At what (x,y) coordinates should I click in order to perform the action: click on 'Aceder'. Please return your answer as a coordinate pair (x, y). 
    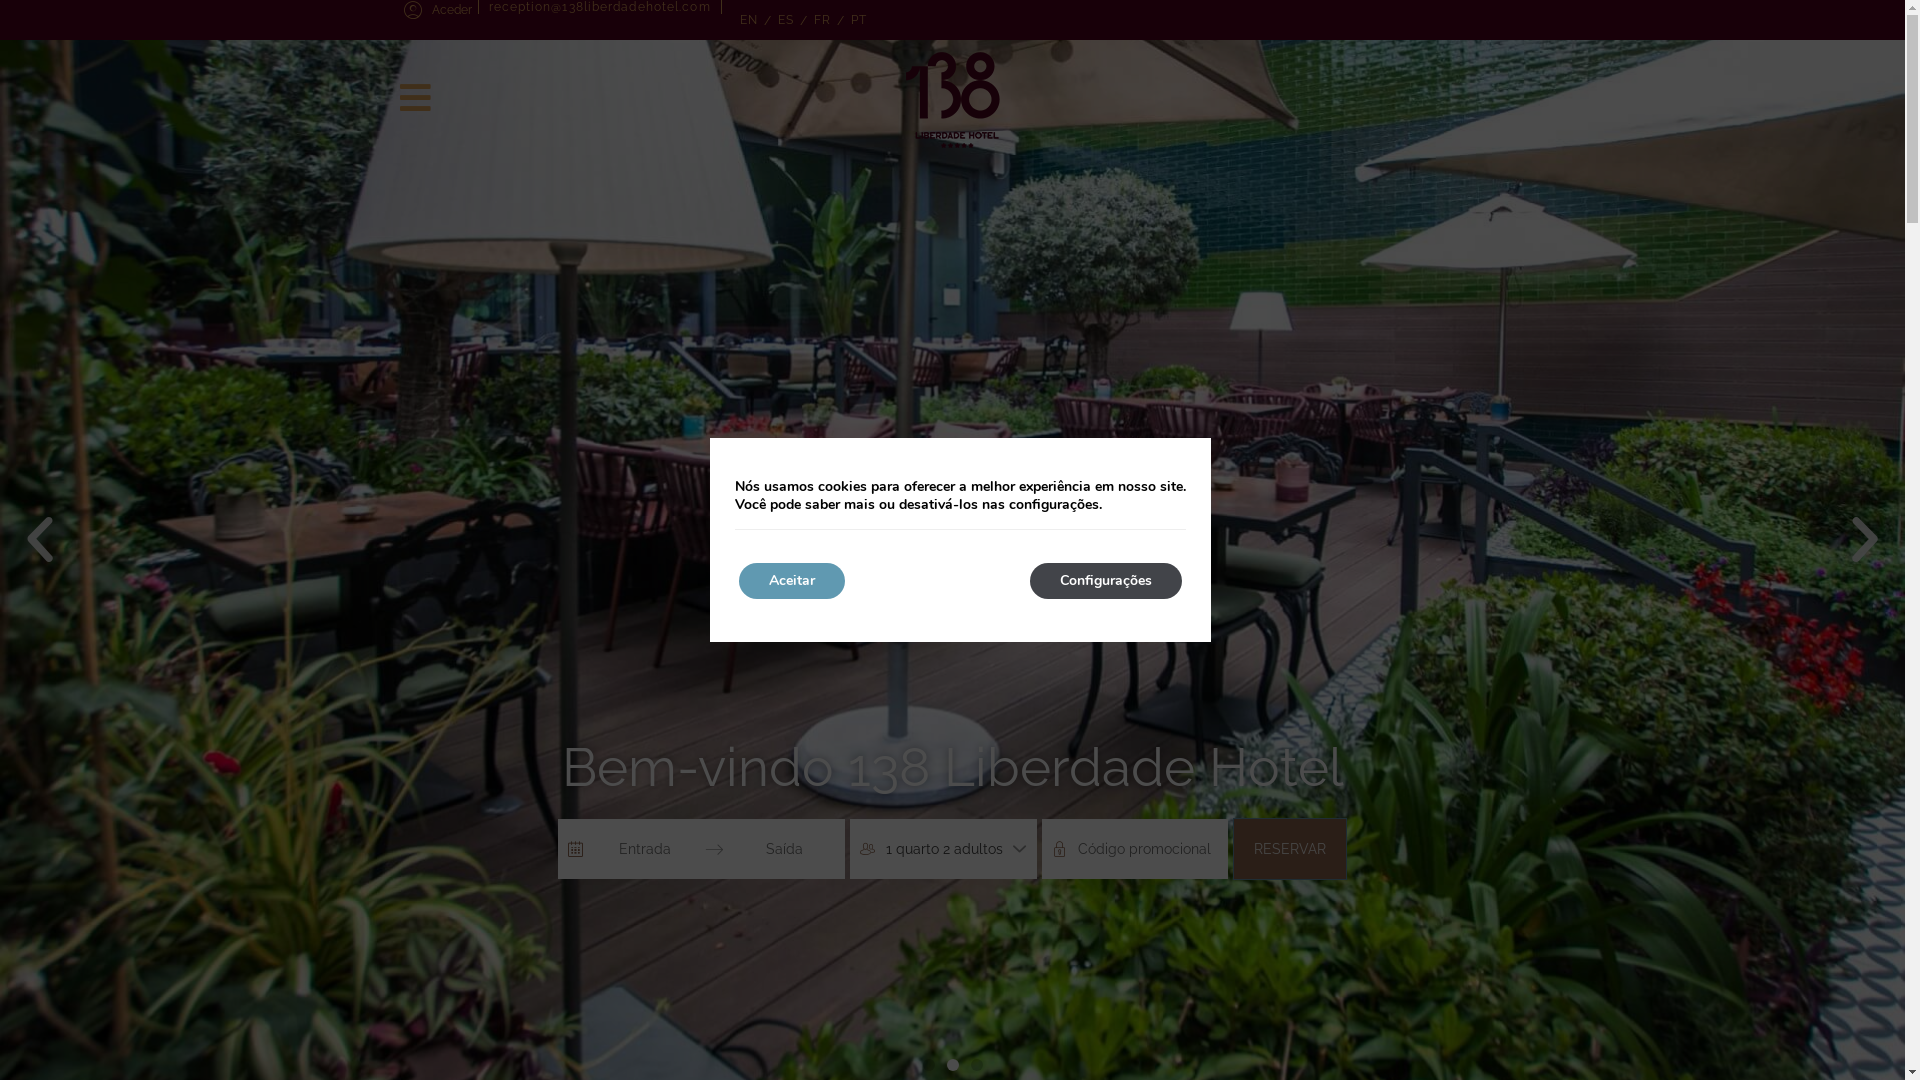
    Looking at the image, I should click on (398, 10).